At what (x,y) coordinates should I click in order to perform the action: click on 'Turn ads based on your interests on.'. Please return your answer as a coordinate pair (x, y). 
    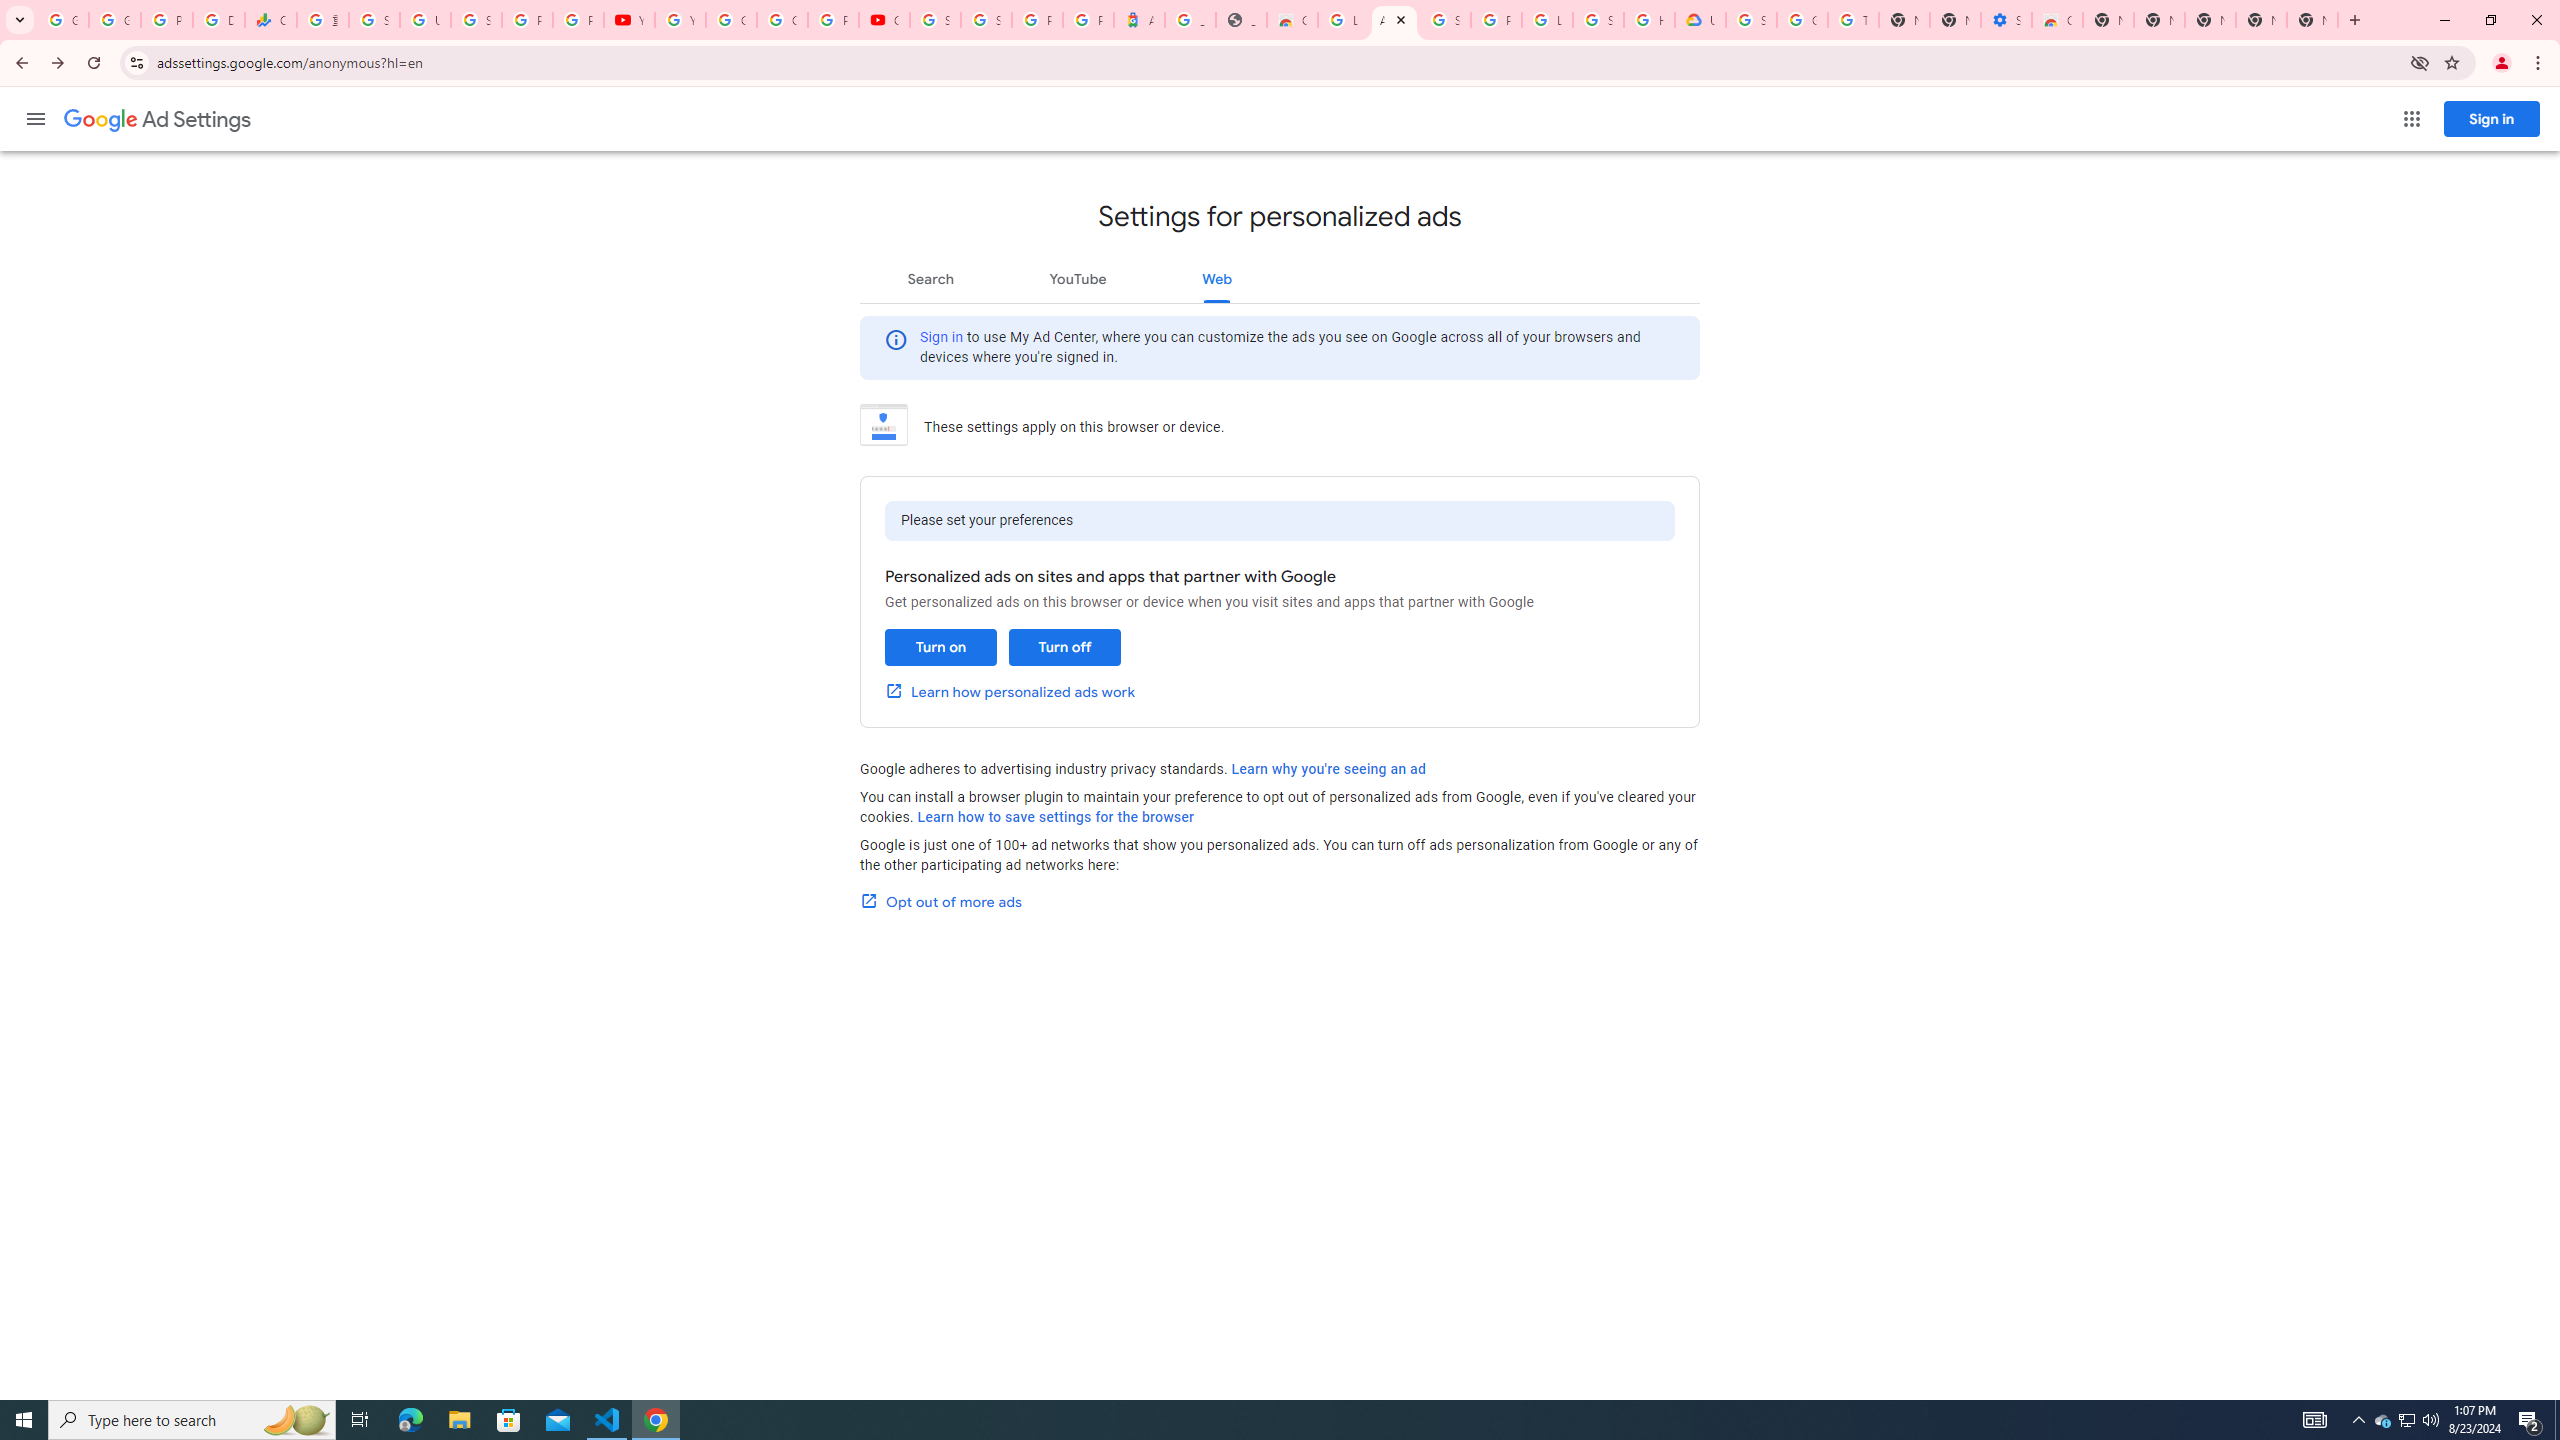
    Looking at the image, I should click on (939, 647).